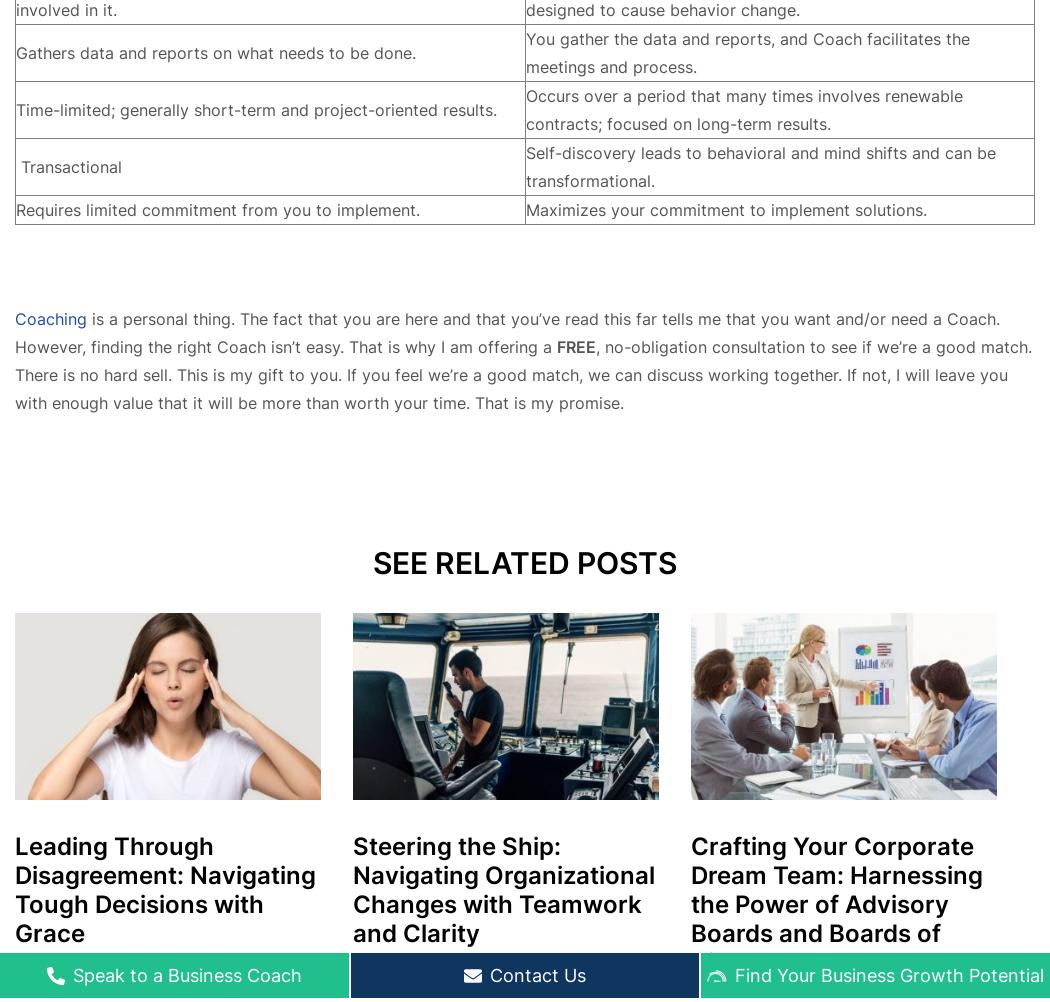 This screenshot has width=1050, height=1002. What do you see at coordinates (724, 209) in the screenshot?
I see `'Maximizes your commitment to implement solutions.'` at bounding box center [724, 209].